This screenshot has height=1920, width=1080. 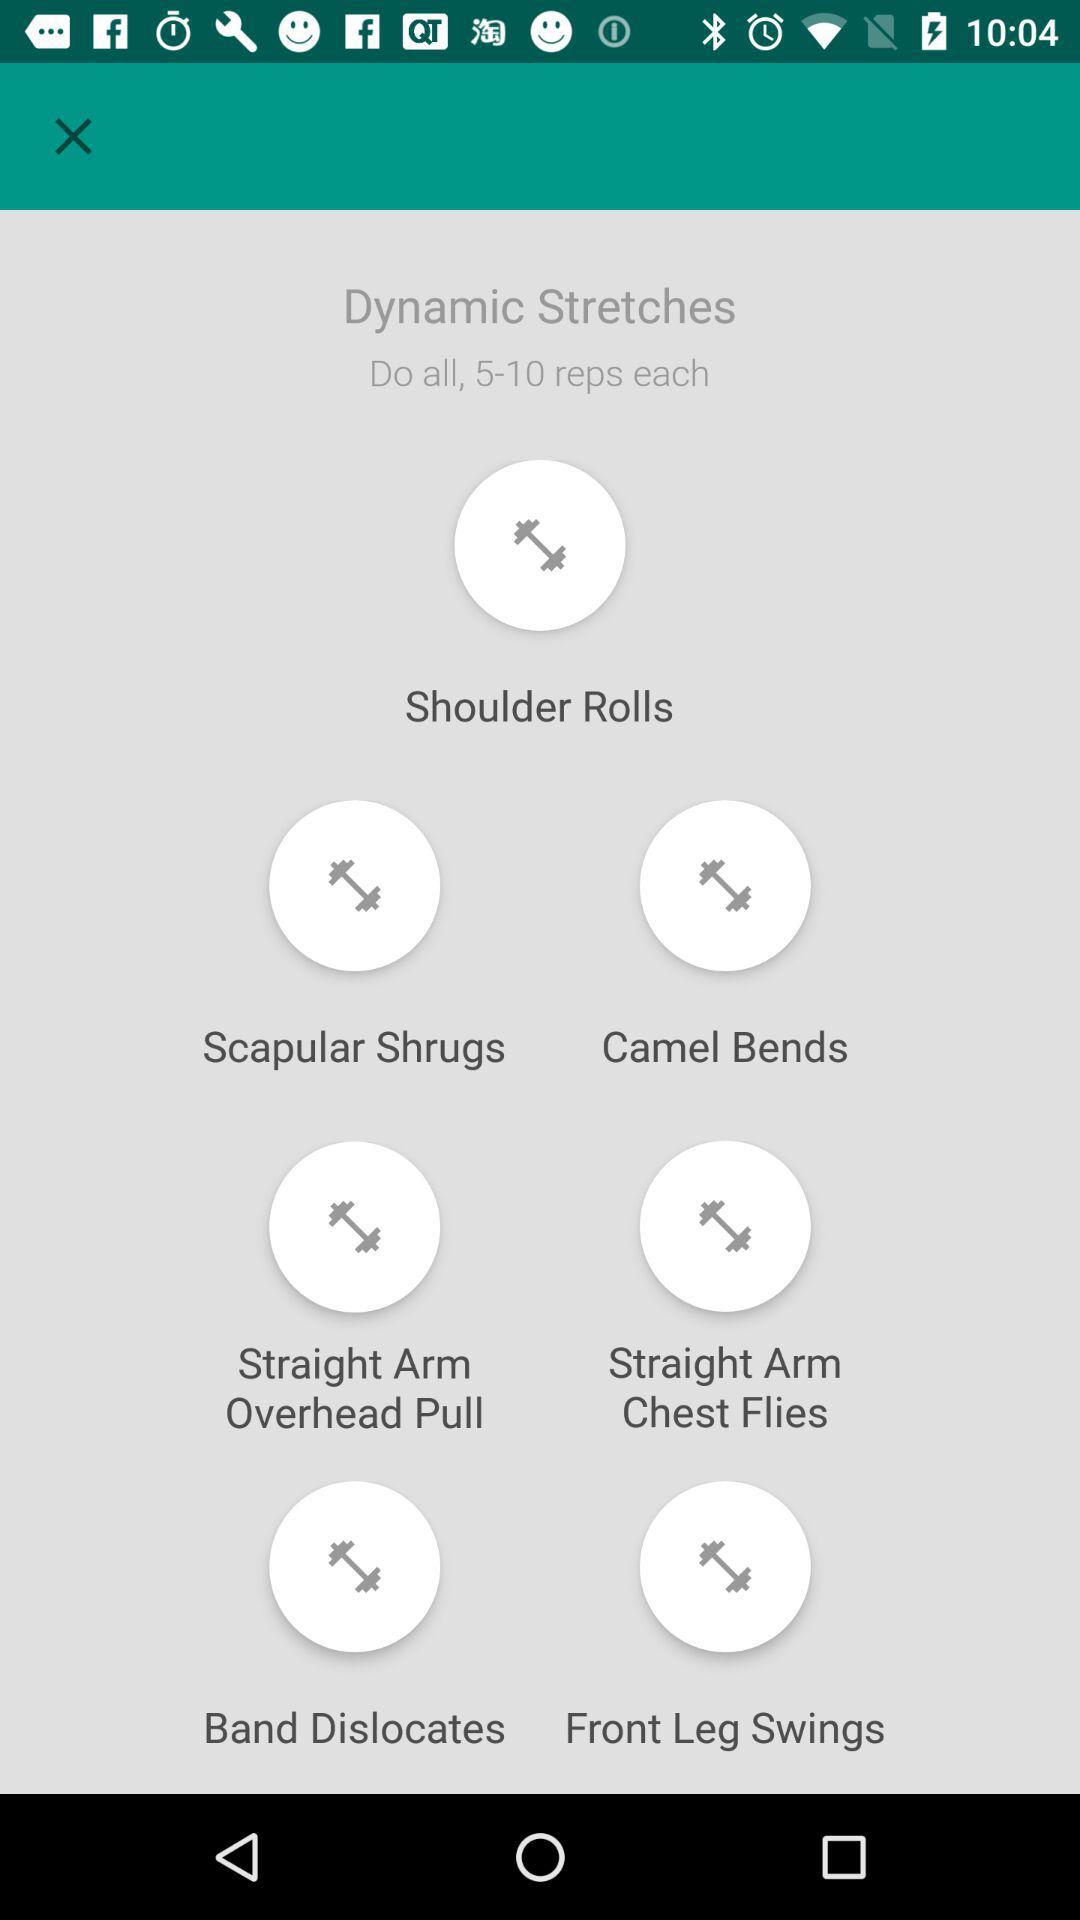 I want to click on shoulder rolls, so click(x=540, y=545).